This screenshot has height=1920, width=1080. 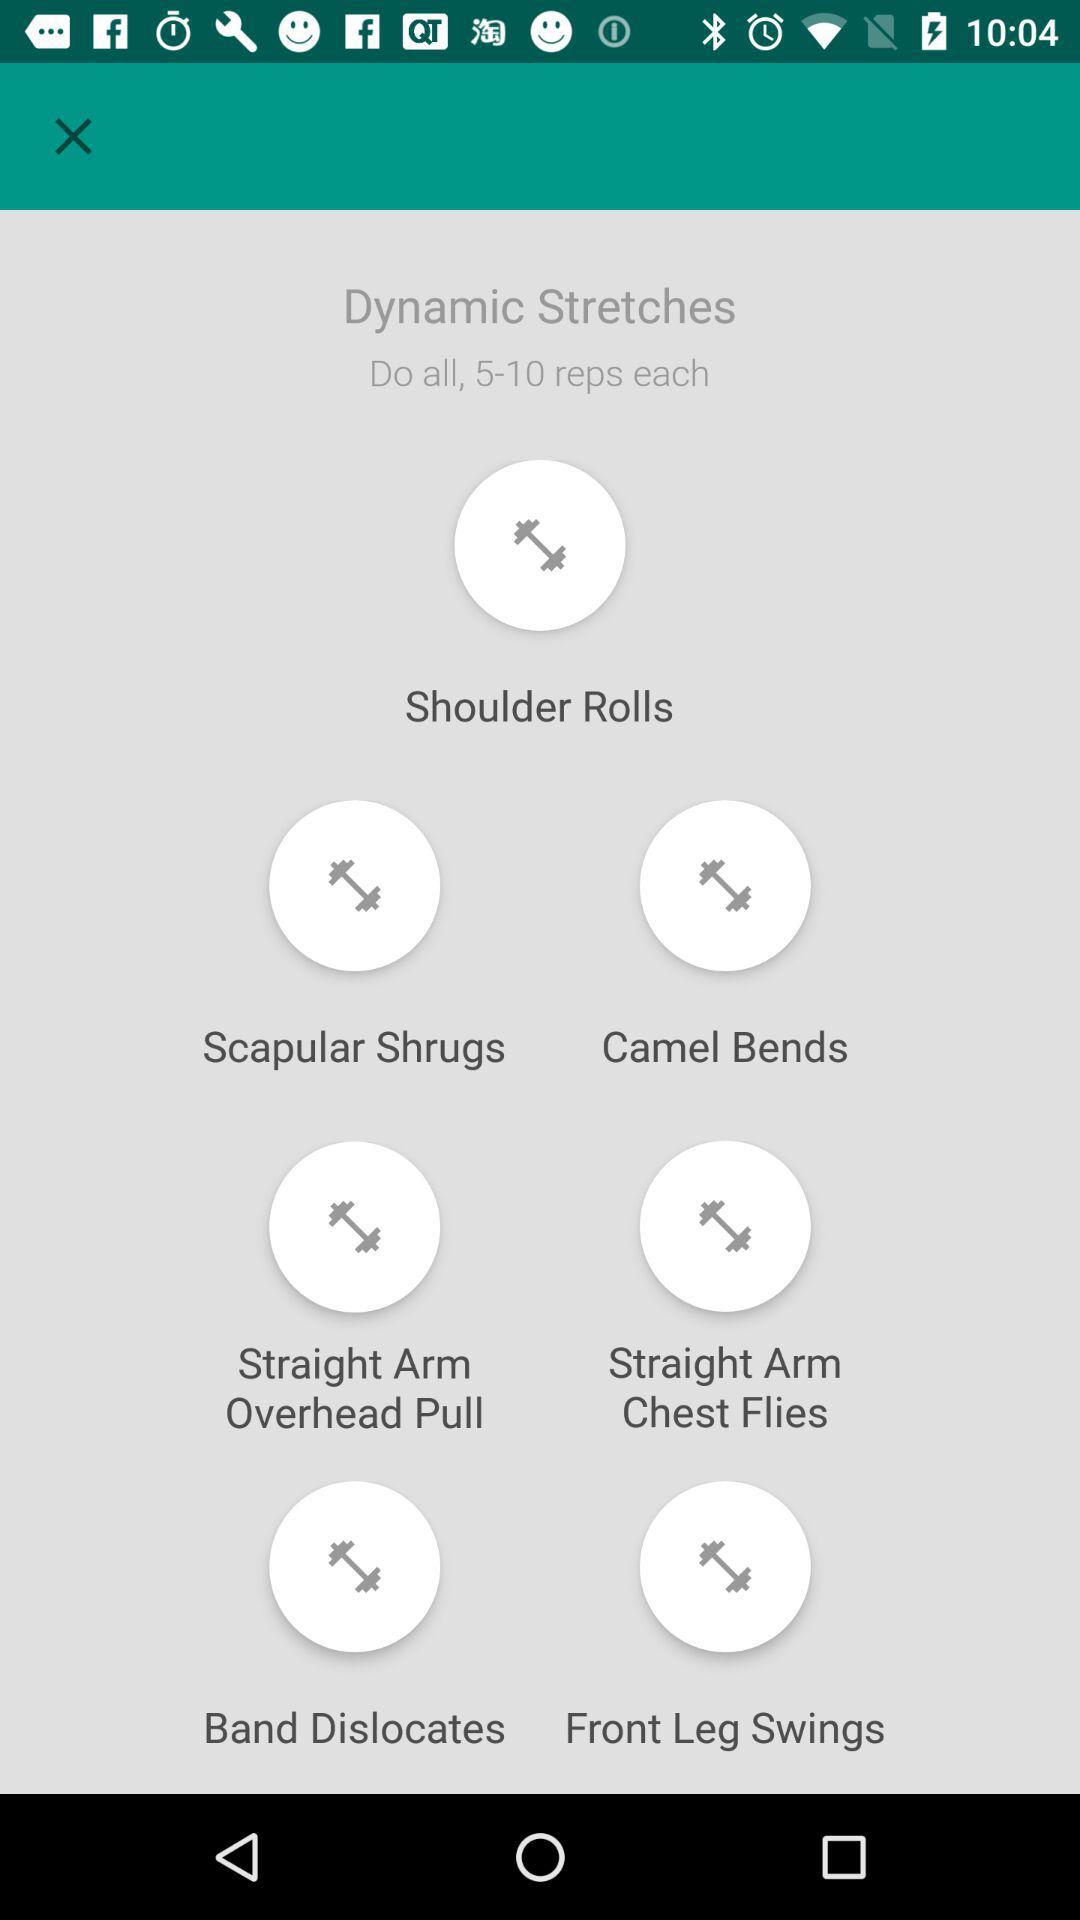 I want to click on shoulder rolls, so click(x=540, y=545).